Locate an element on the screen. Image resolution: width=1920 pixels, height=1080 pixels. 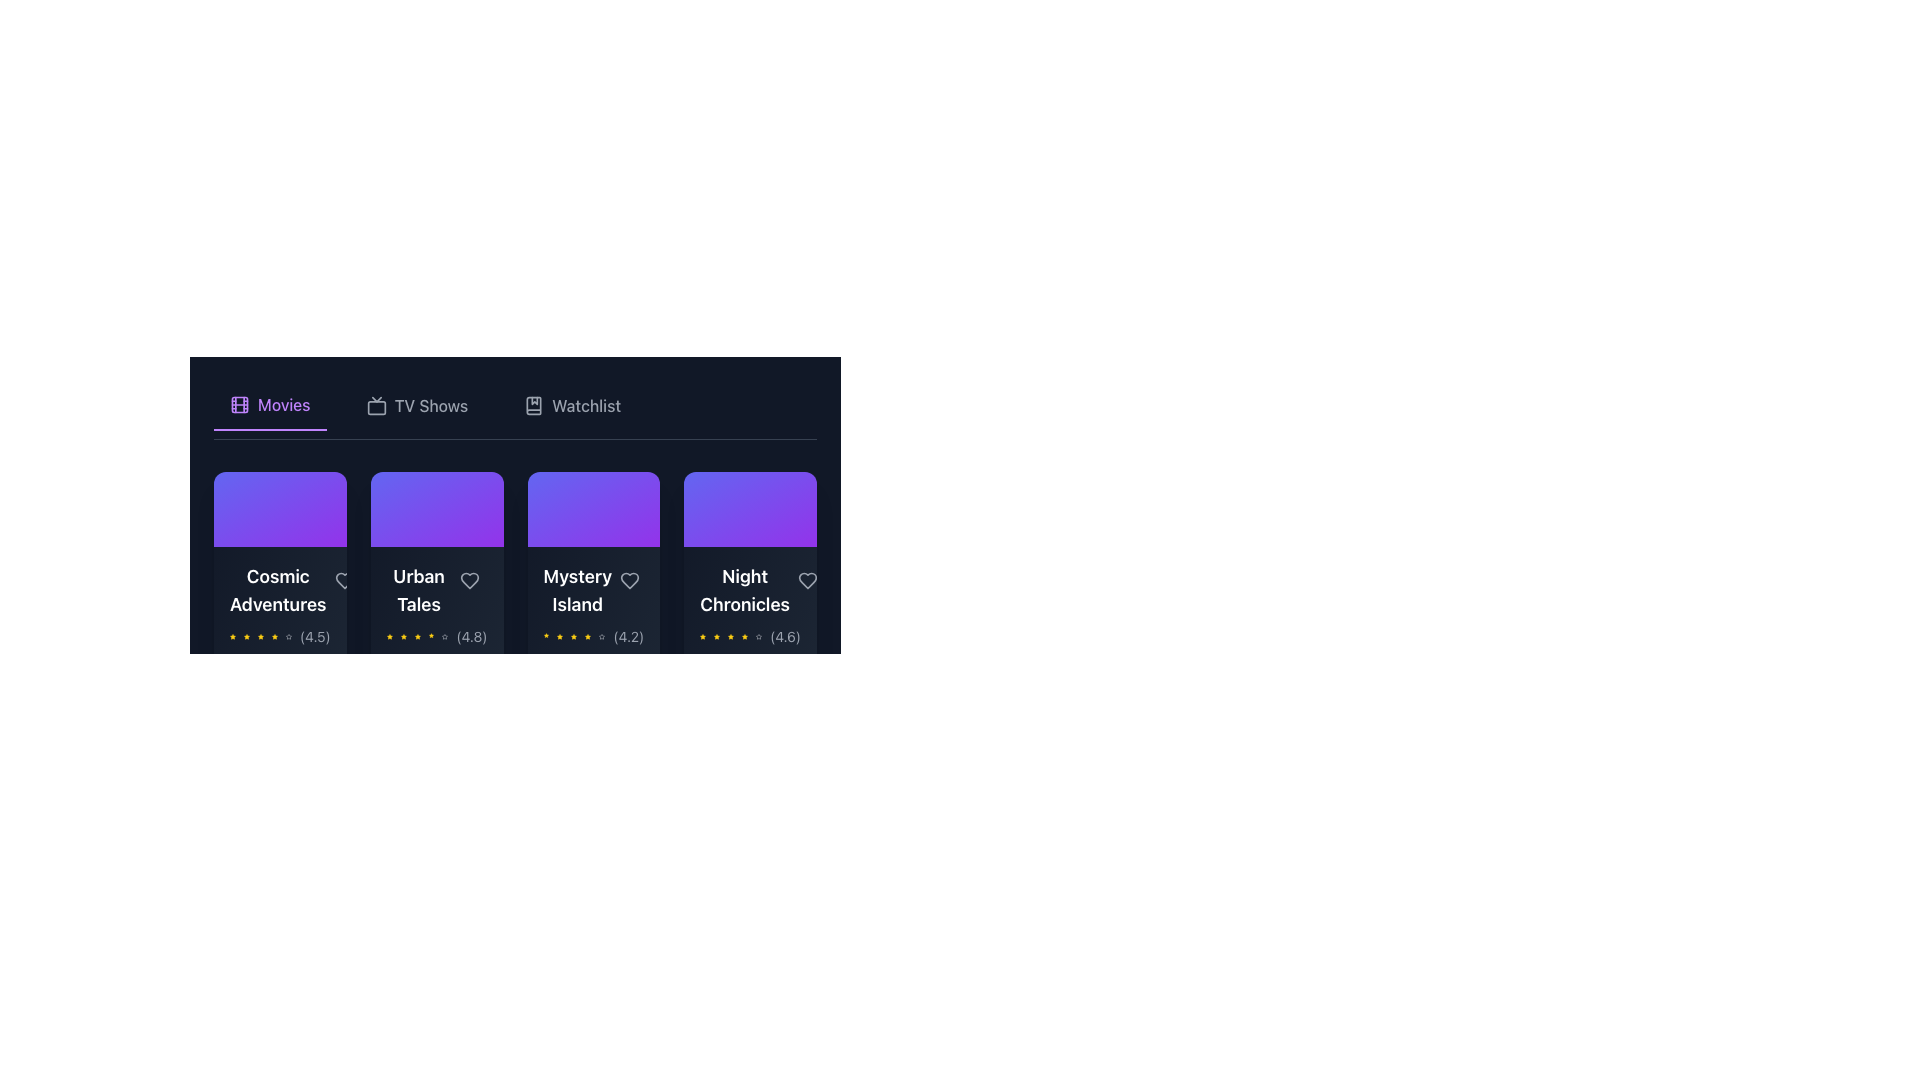
the second star icon in the rating system for 'Urban Tales', which is visually represented by a star and located directly below the title card is located at coordinates (402, 636).